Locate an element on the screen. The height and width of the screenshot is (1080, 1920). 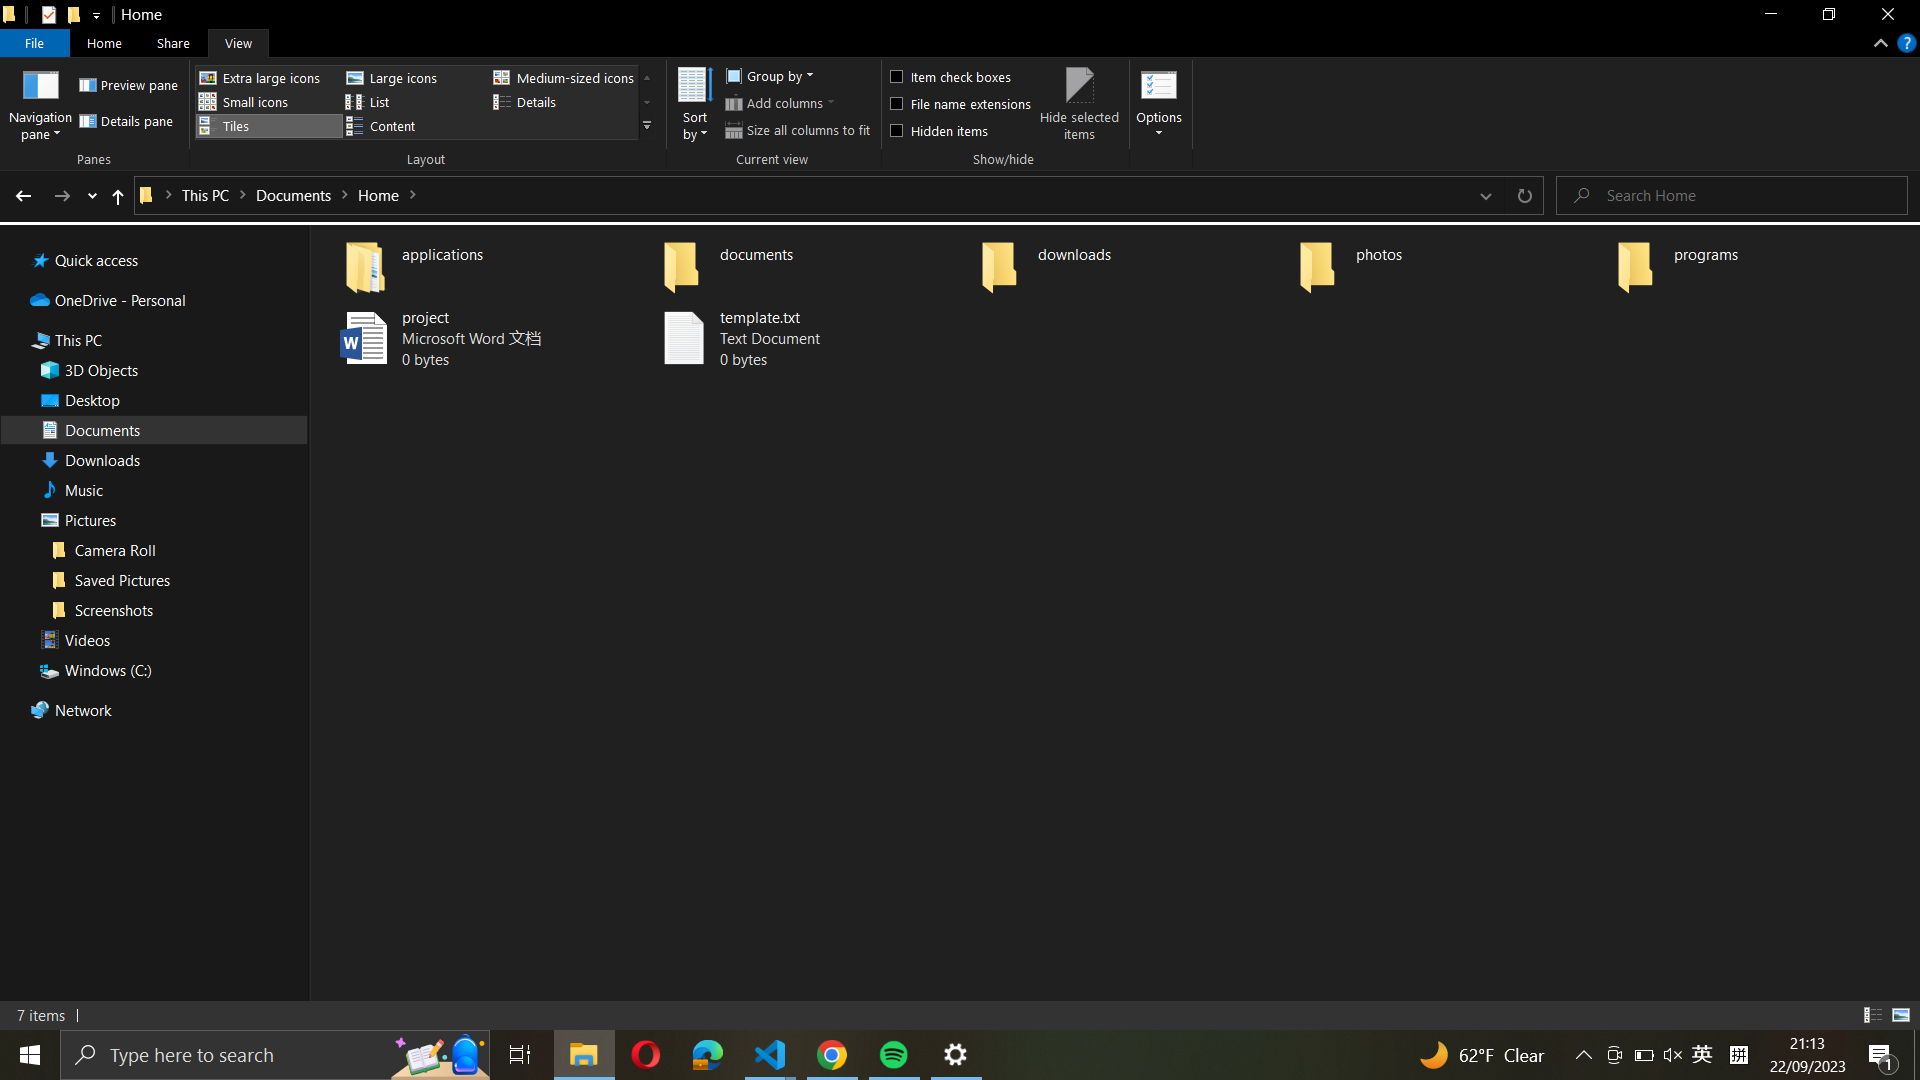
"programs" folder is located at coordinates (1762, 261).